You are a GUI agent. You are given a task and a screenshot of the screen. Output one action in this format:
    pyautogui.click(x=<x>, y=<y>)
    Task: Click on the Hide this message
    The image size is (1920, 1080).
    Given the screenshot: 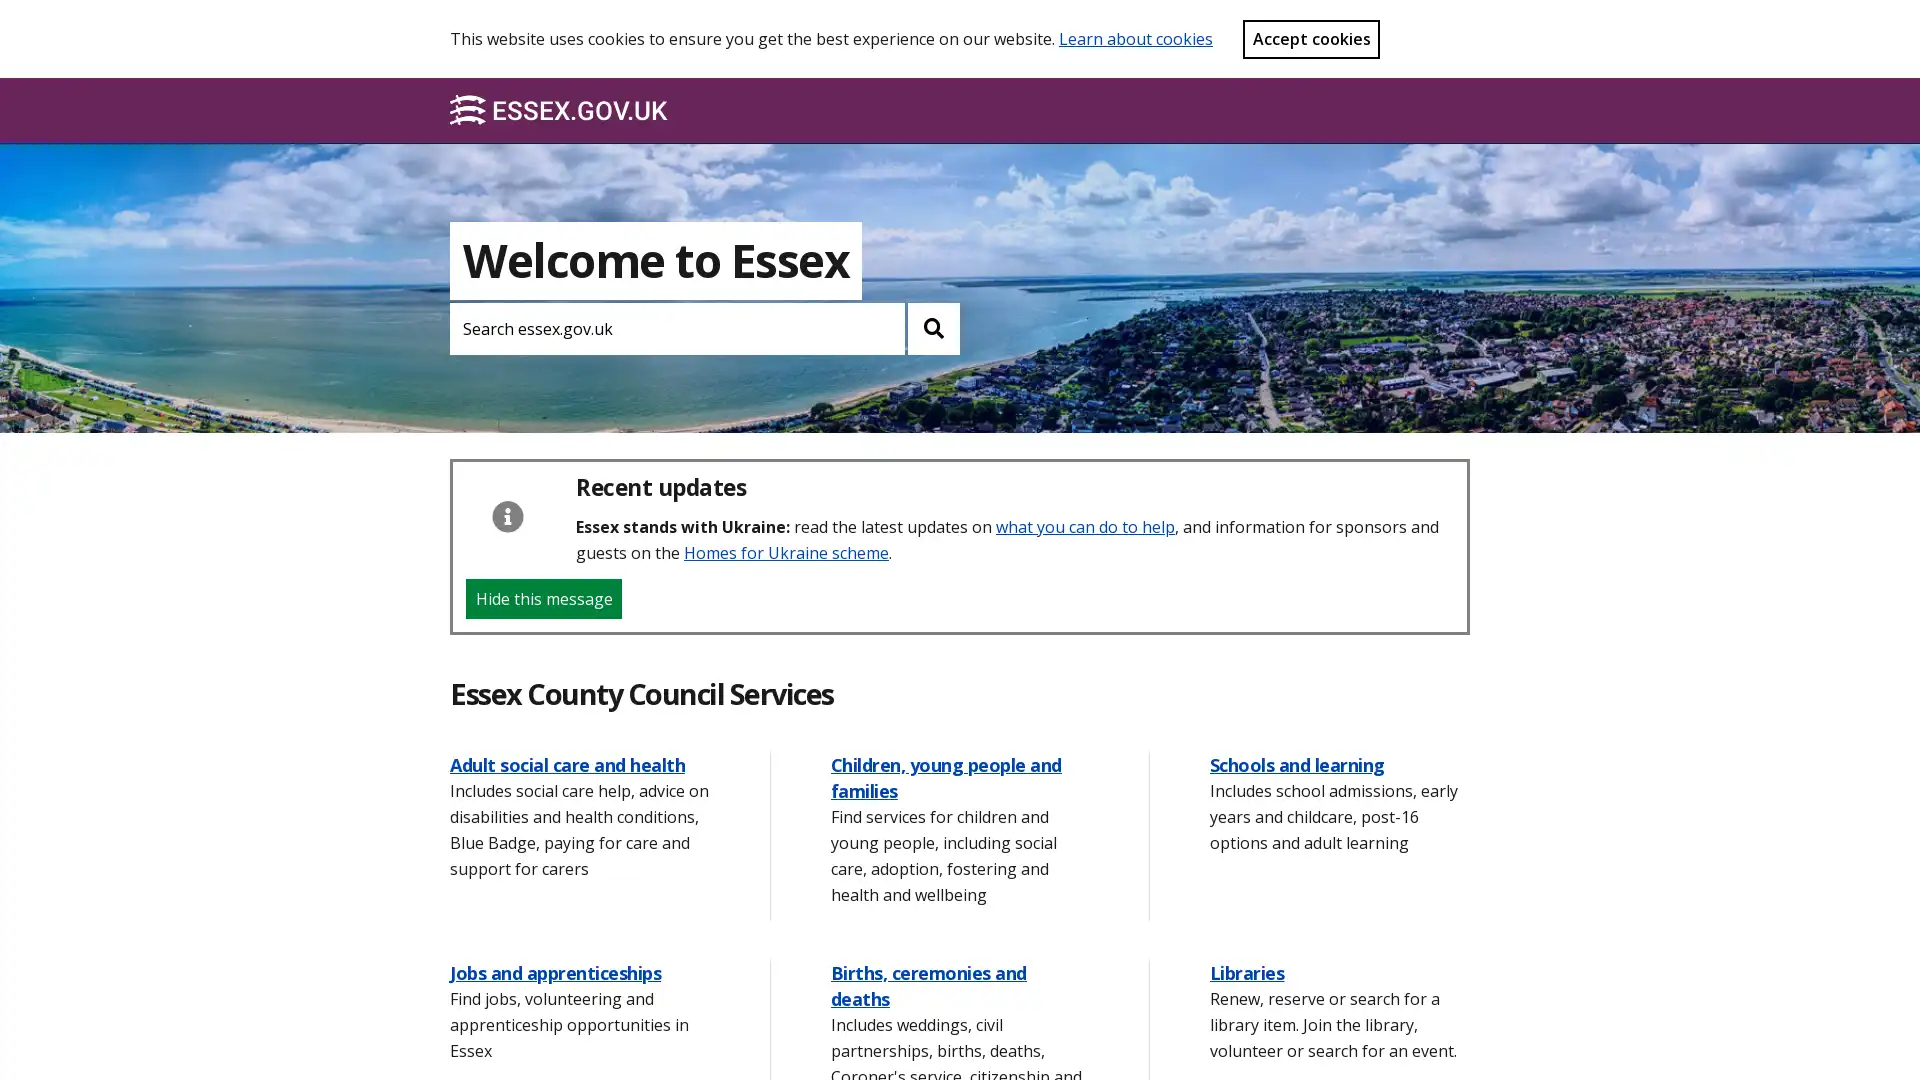 What is the action you would take?
    pyautogui.click(x=543, y=597)
    